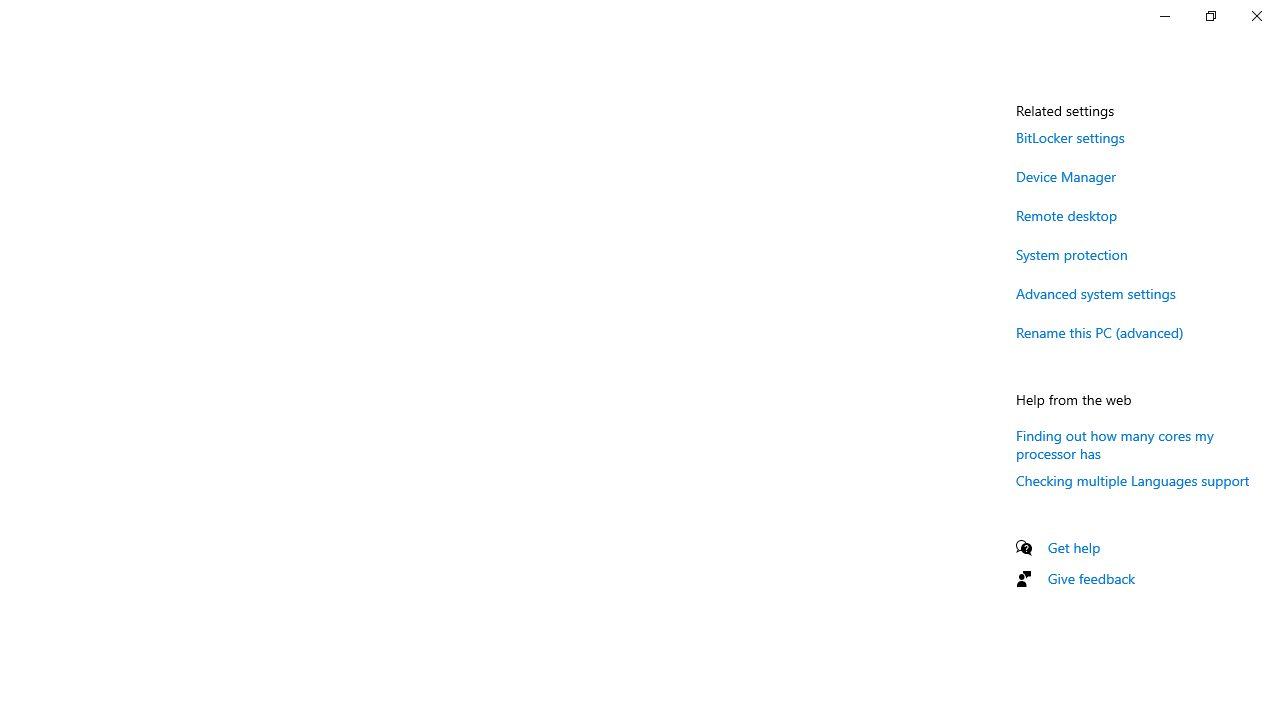 This screenshot has height=720, width=1280. Describe the element at coordinates (1065, 175) in the screenshot. I see `'Device Manager'` at that location.